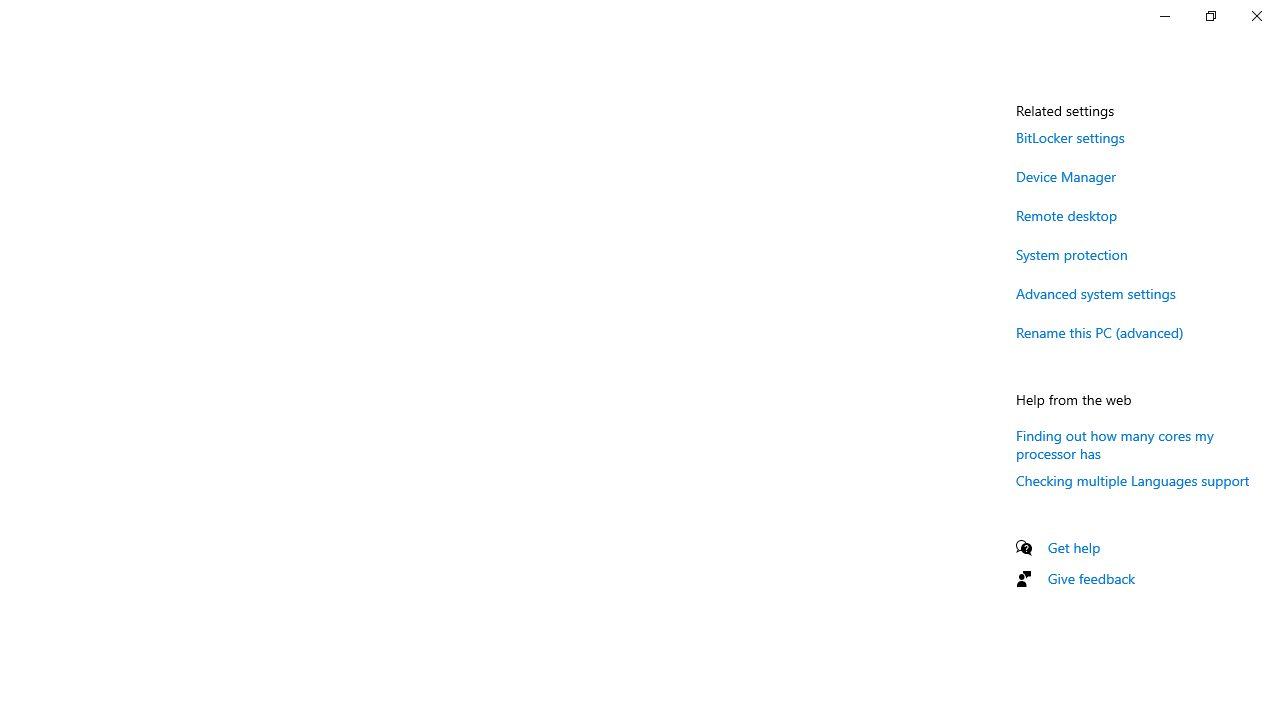 This screenshot has height=720, width=1280. Describe the element at coordinates (1065, 175) in the screenshot. I see `'Device Manager'` at that location.